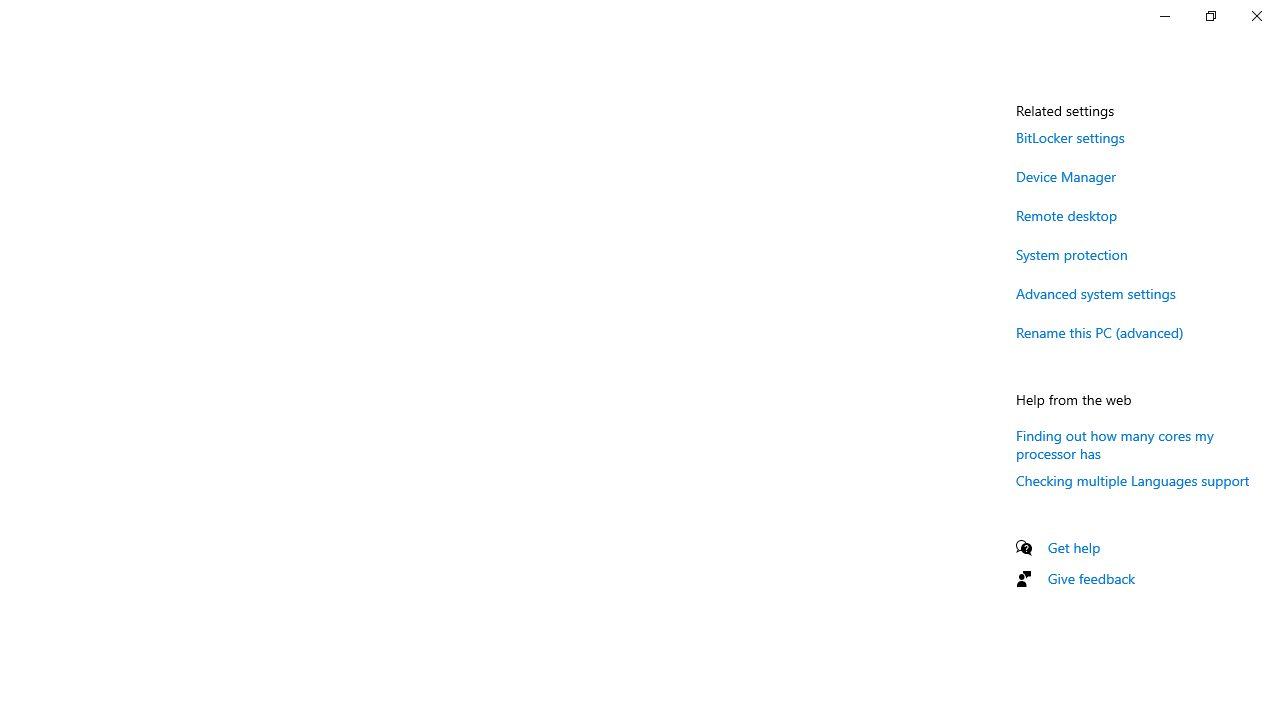 This screenshot has height=720, width=1280. Describe the element at coordinates (1065, 175) in the screenshot. I see `'Device Manager'` at that location.